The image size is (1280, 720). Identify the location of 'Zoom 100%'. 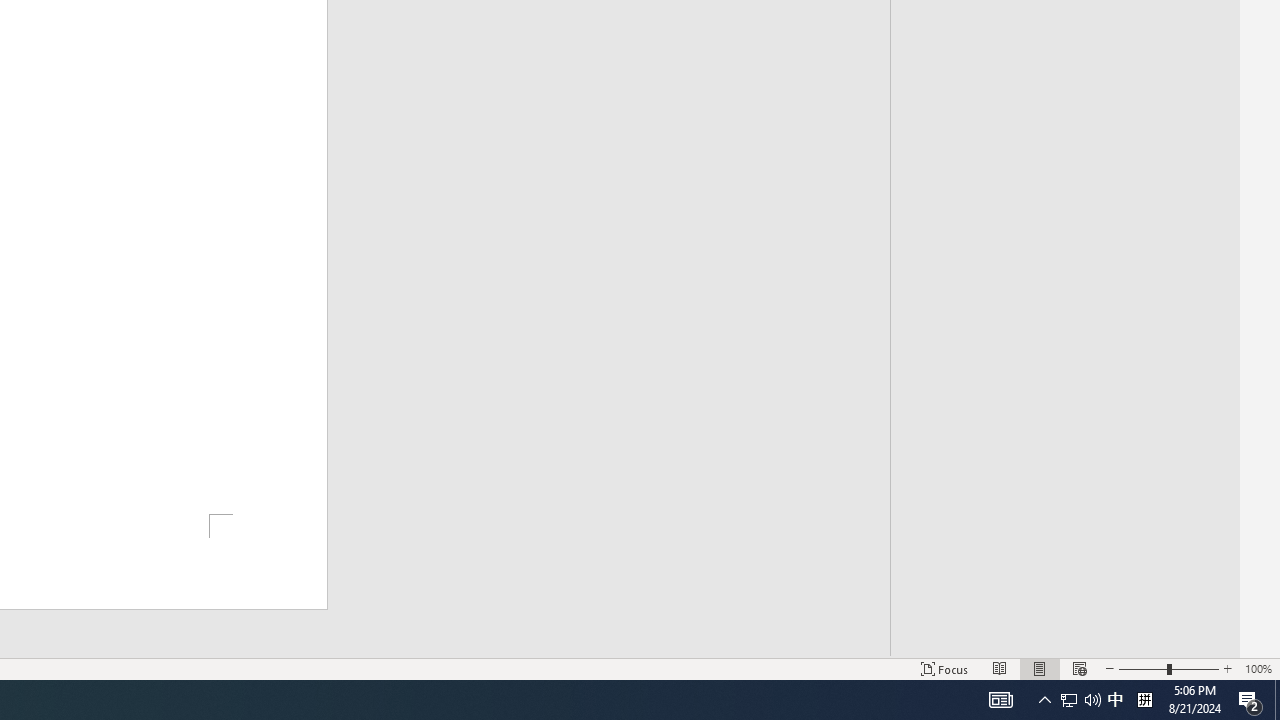
(1257, 669).